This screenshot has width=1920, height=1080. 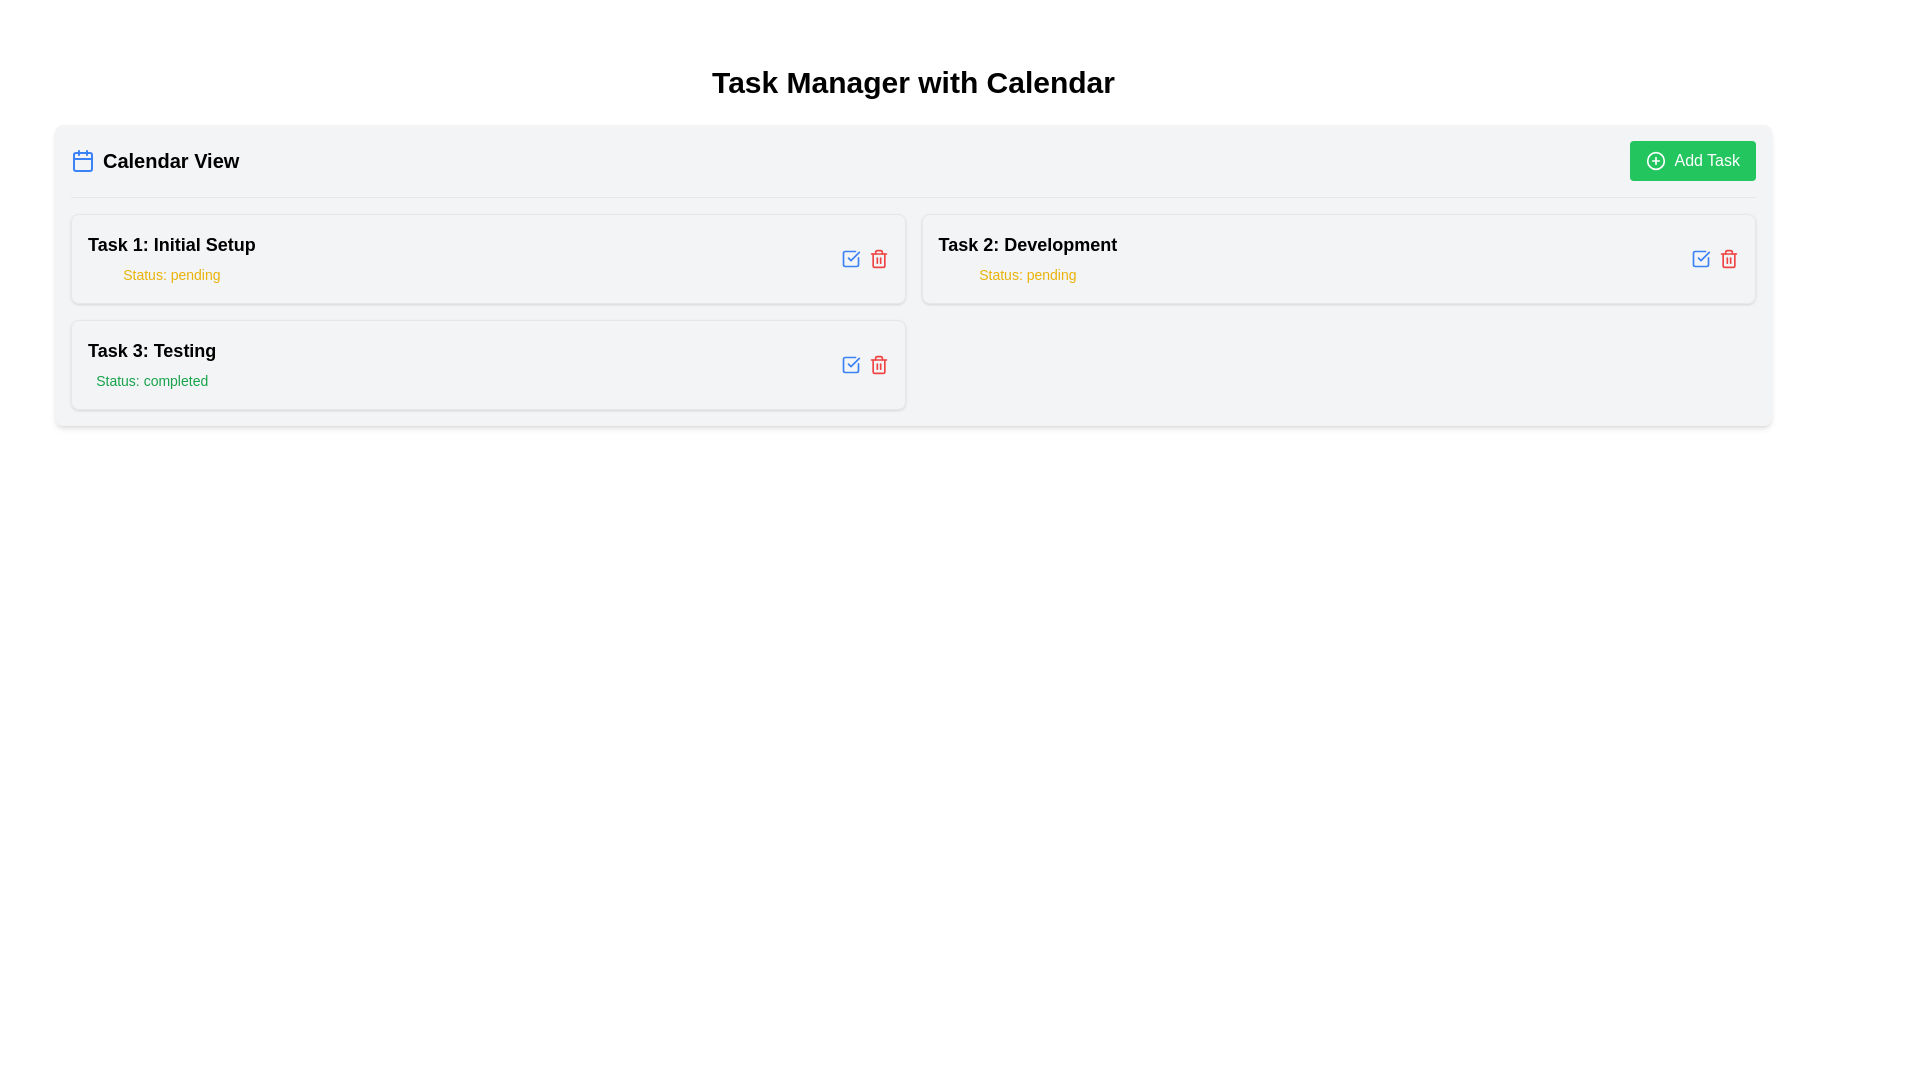 I want to click on the text label displaying the status of the task, which reads 'Status: pending.' This label is styled in small, italicized yellow font and is located beneath the task header 'Task 2: Development' within its card, so click(x=1027, y=274).